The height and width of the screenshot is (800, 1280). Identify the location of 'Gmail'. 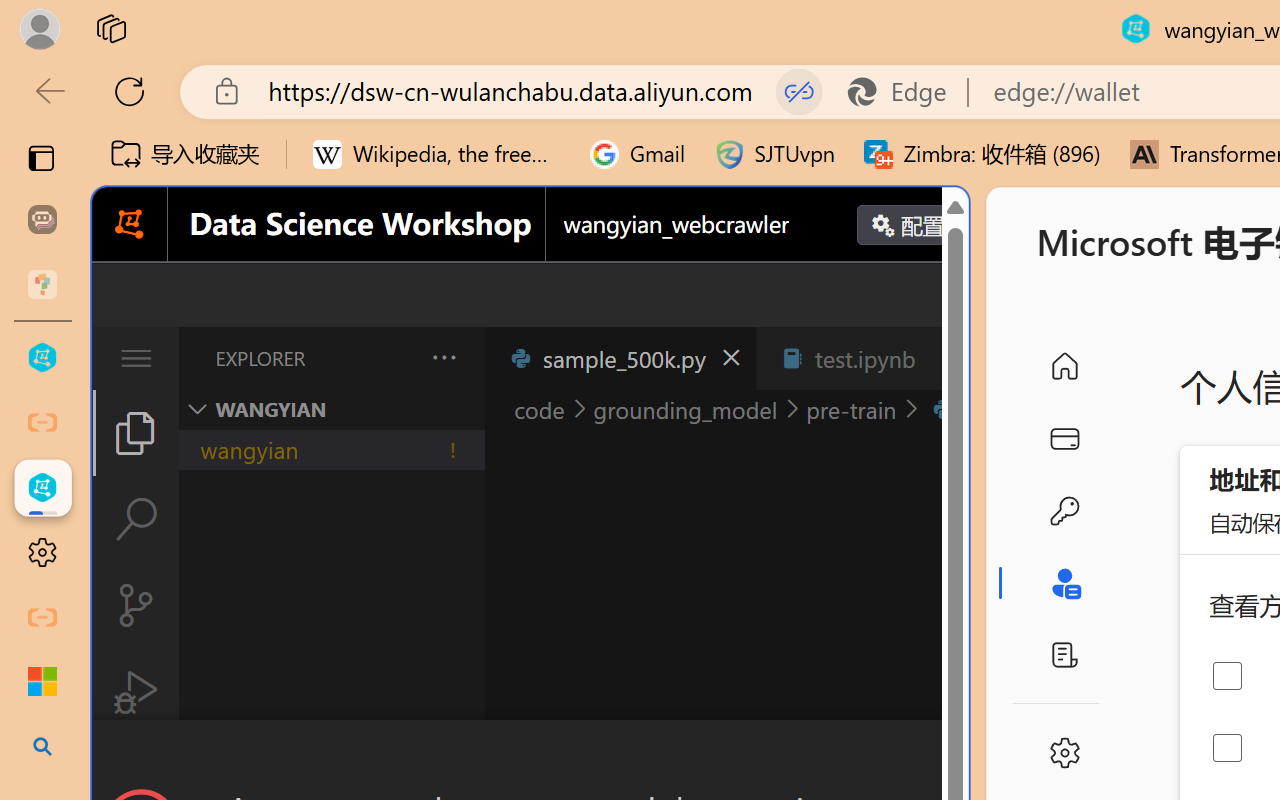
(637, 154).